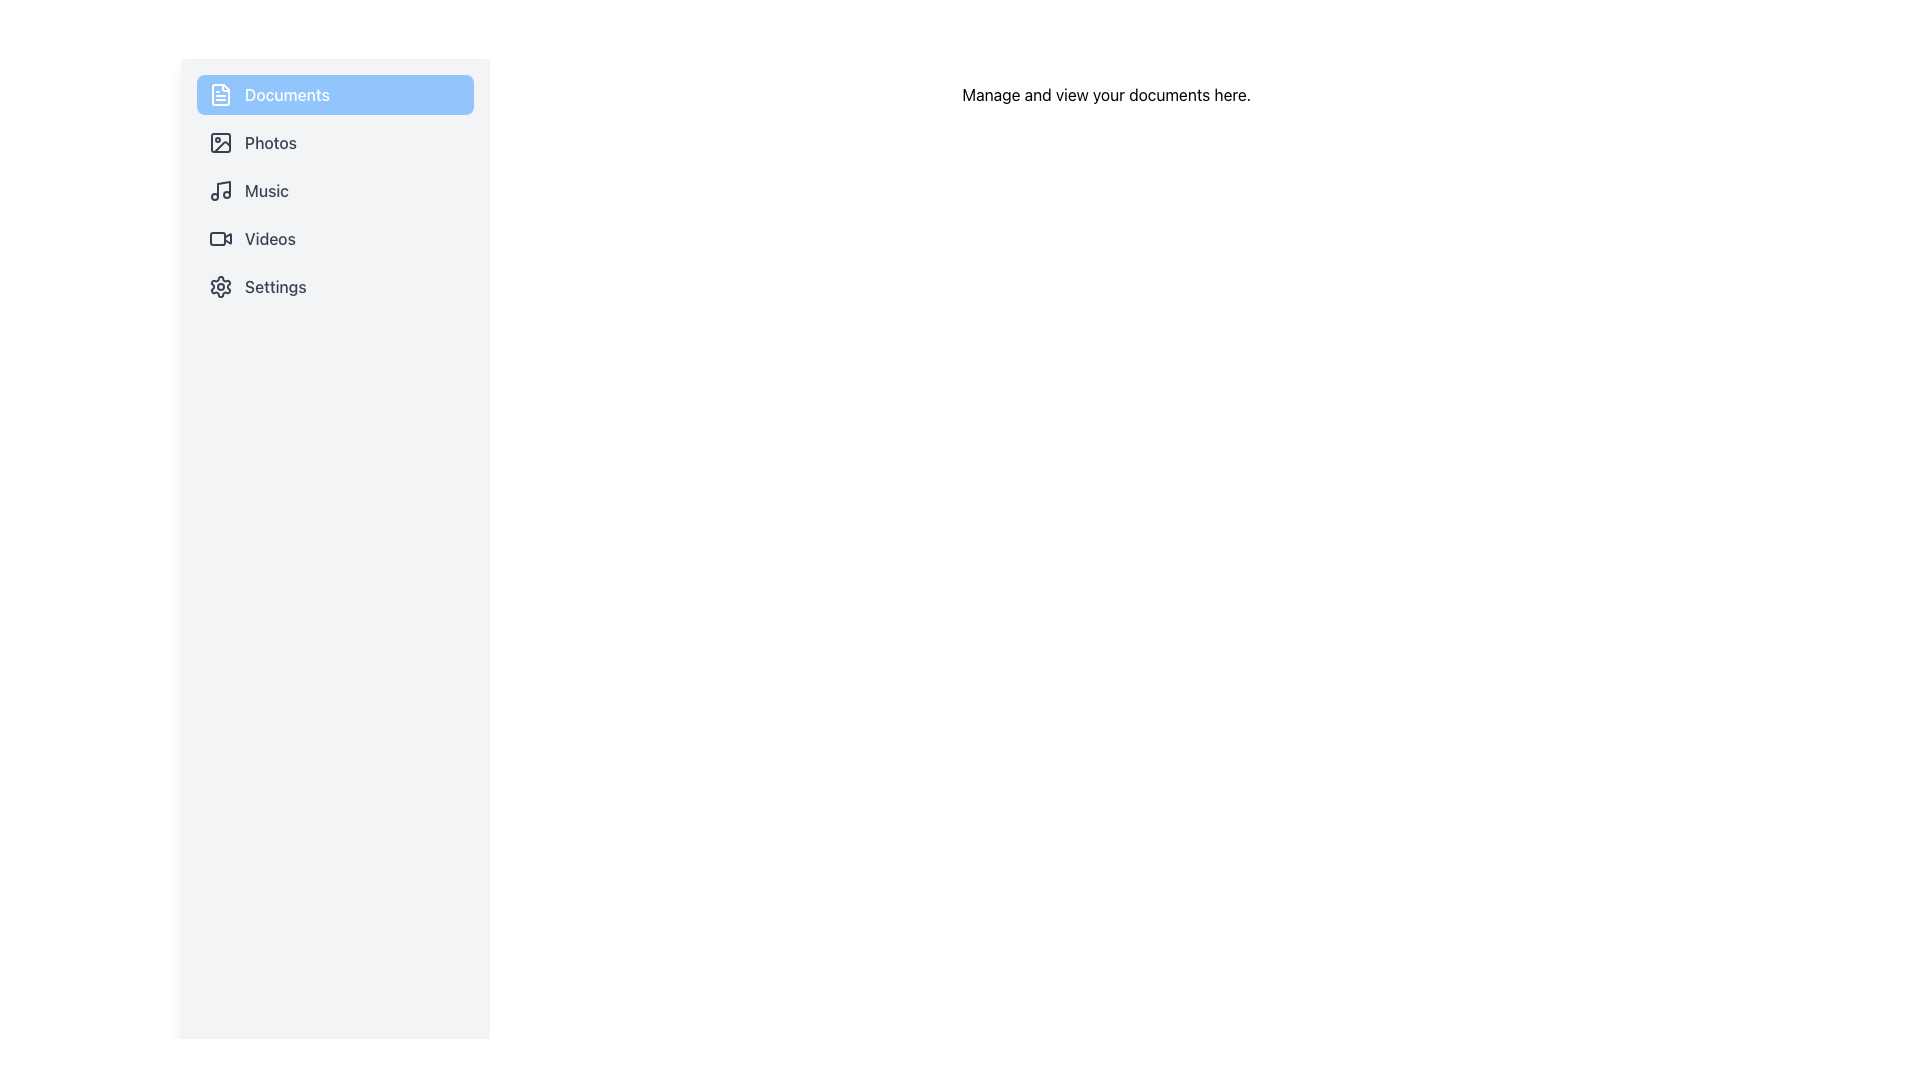  What do you see at coordinates (274, 286) in the screenshot?
I see `the 'Settings' text label in the vertical navigation menu, which is bold and medium-sized, located beside a gear icon` at bounding box center [274, 286].